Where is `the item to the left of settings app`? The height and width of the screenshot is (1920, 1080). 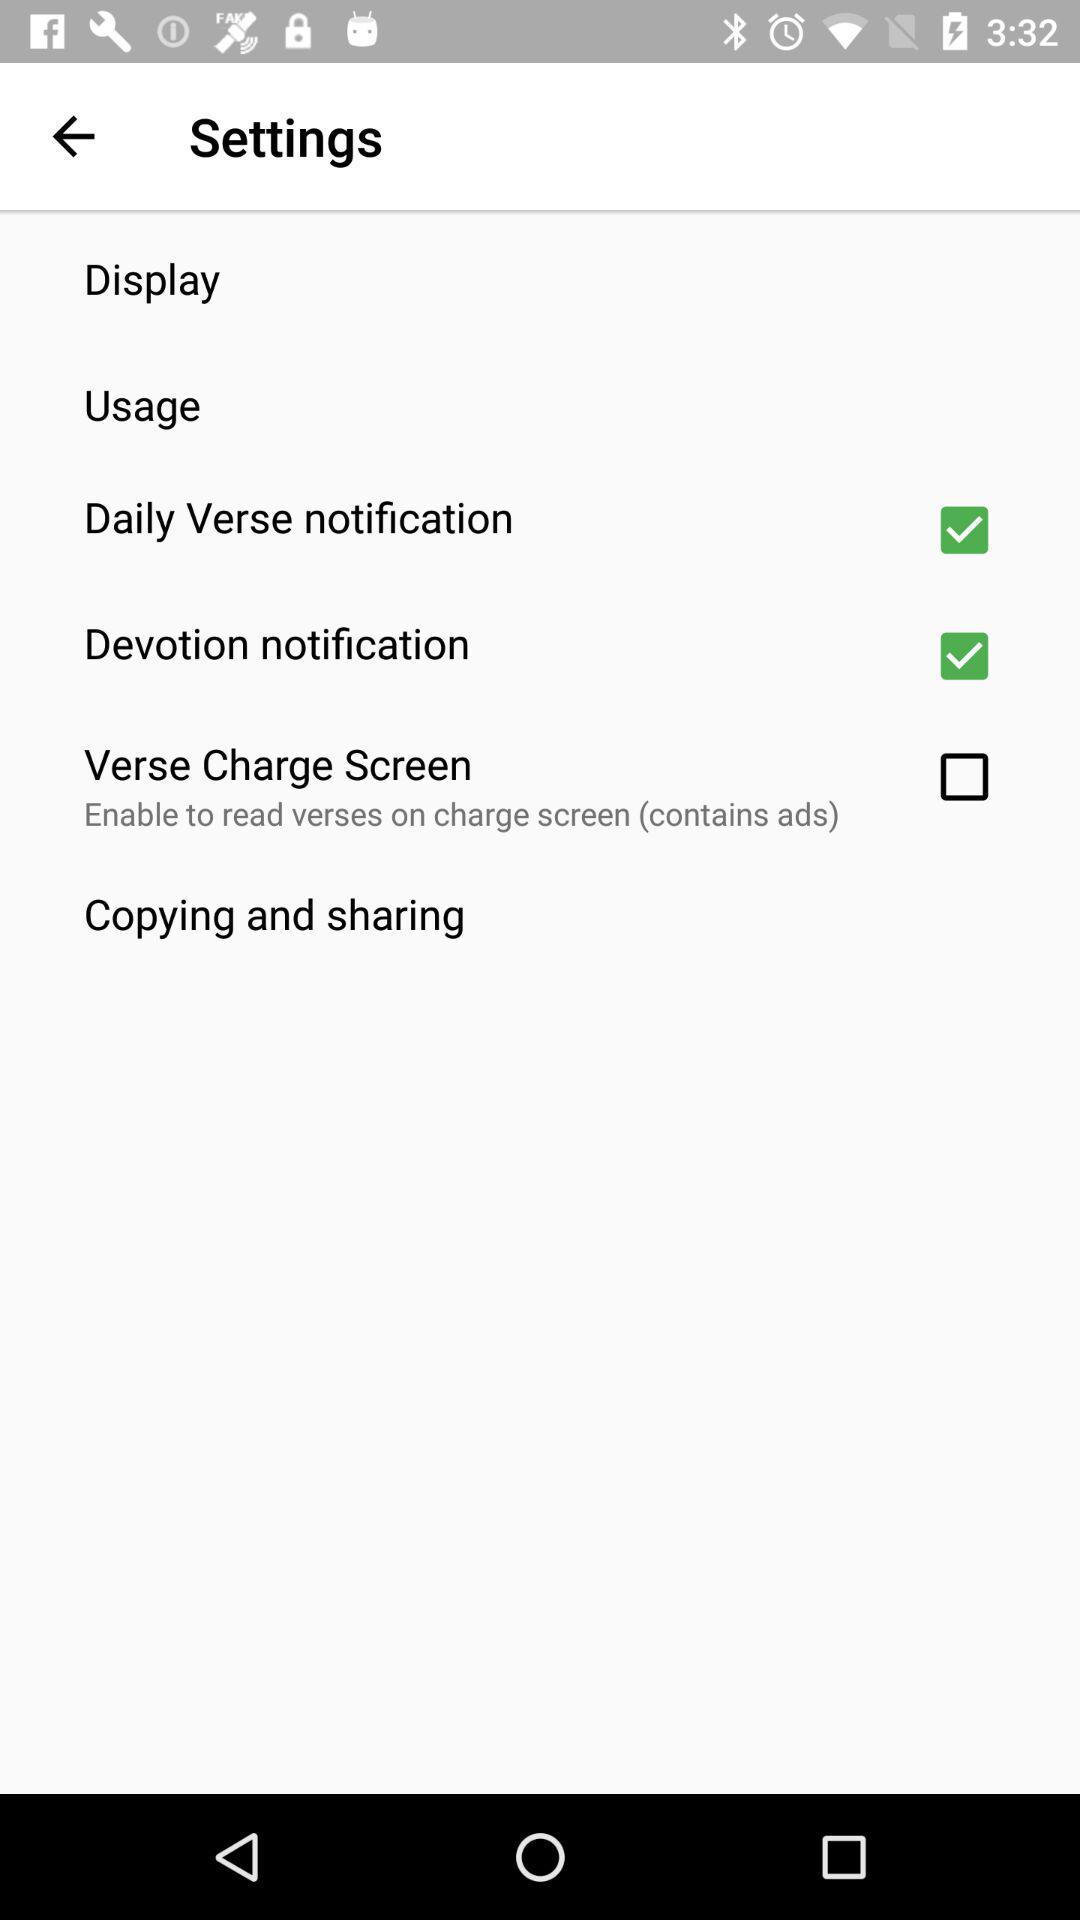
the item to the left of settings app is located at coordinates (72, 135).